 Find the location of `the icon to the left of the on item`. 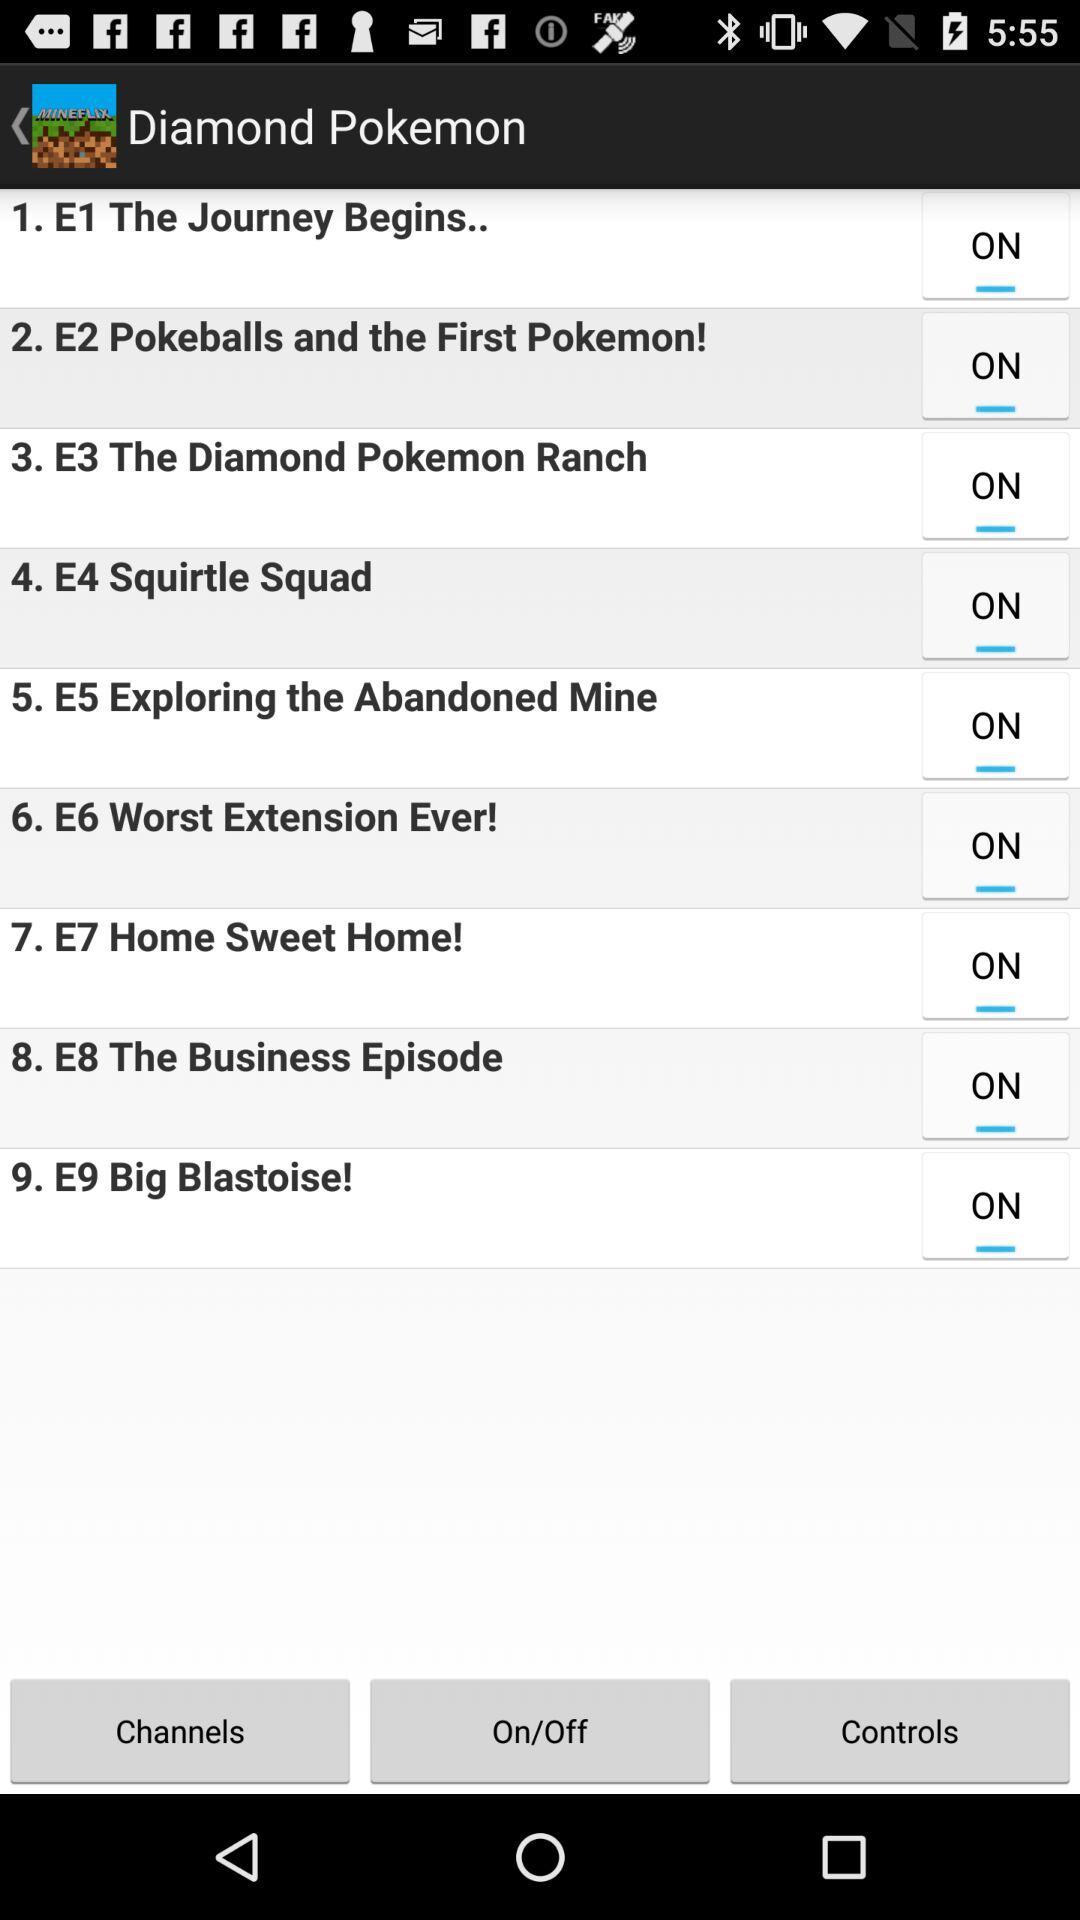

the icon to the left of the on item is located at coordinates (243, 247).